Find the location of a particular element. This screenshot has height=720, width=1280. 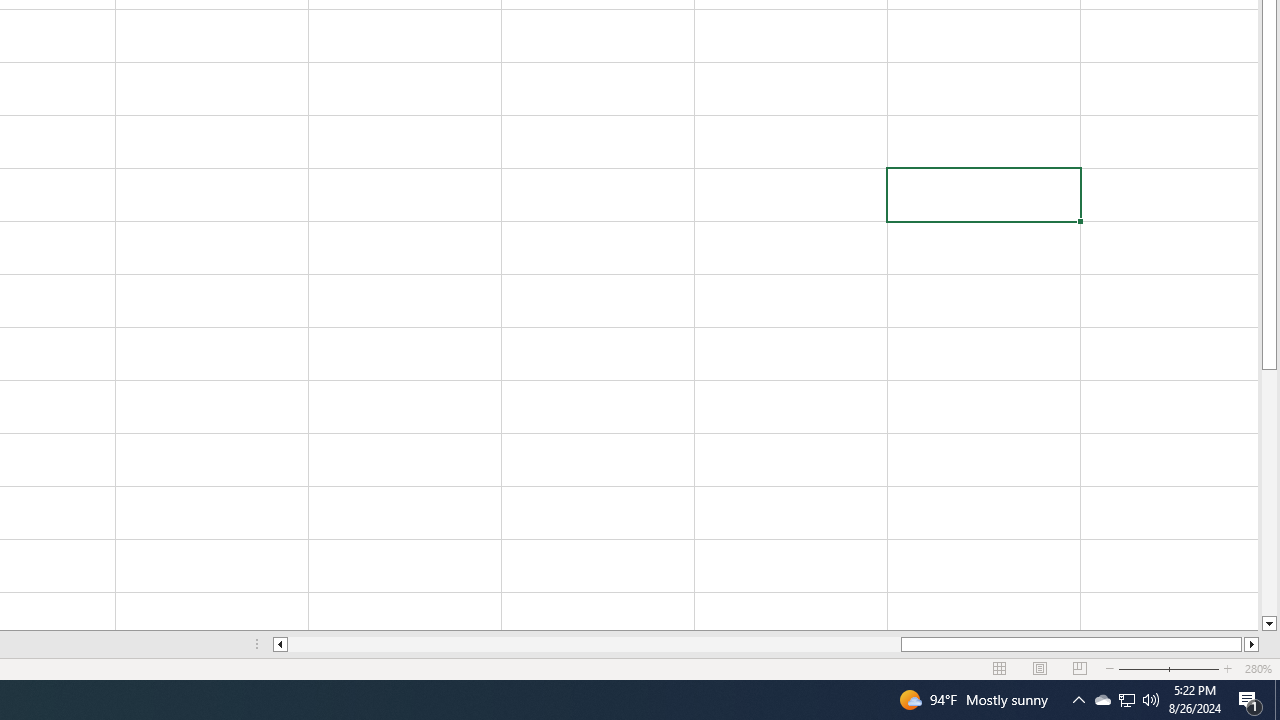

'Page Break Preview' is located at coordinates (1078, 669).